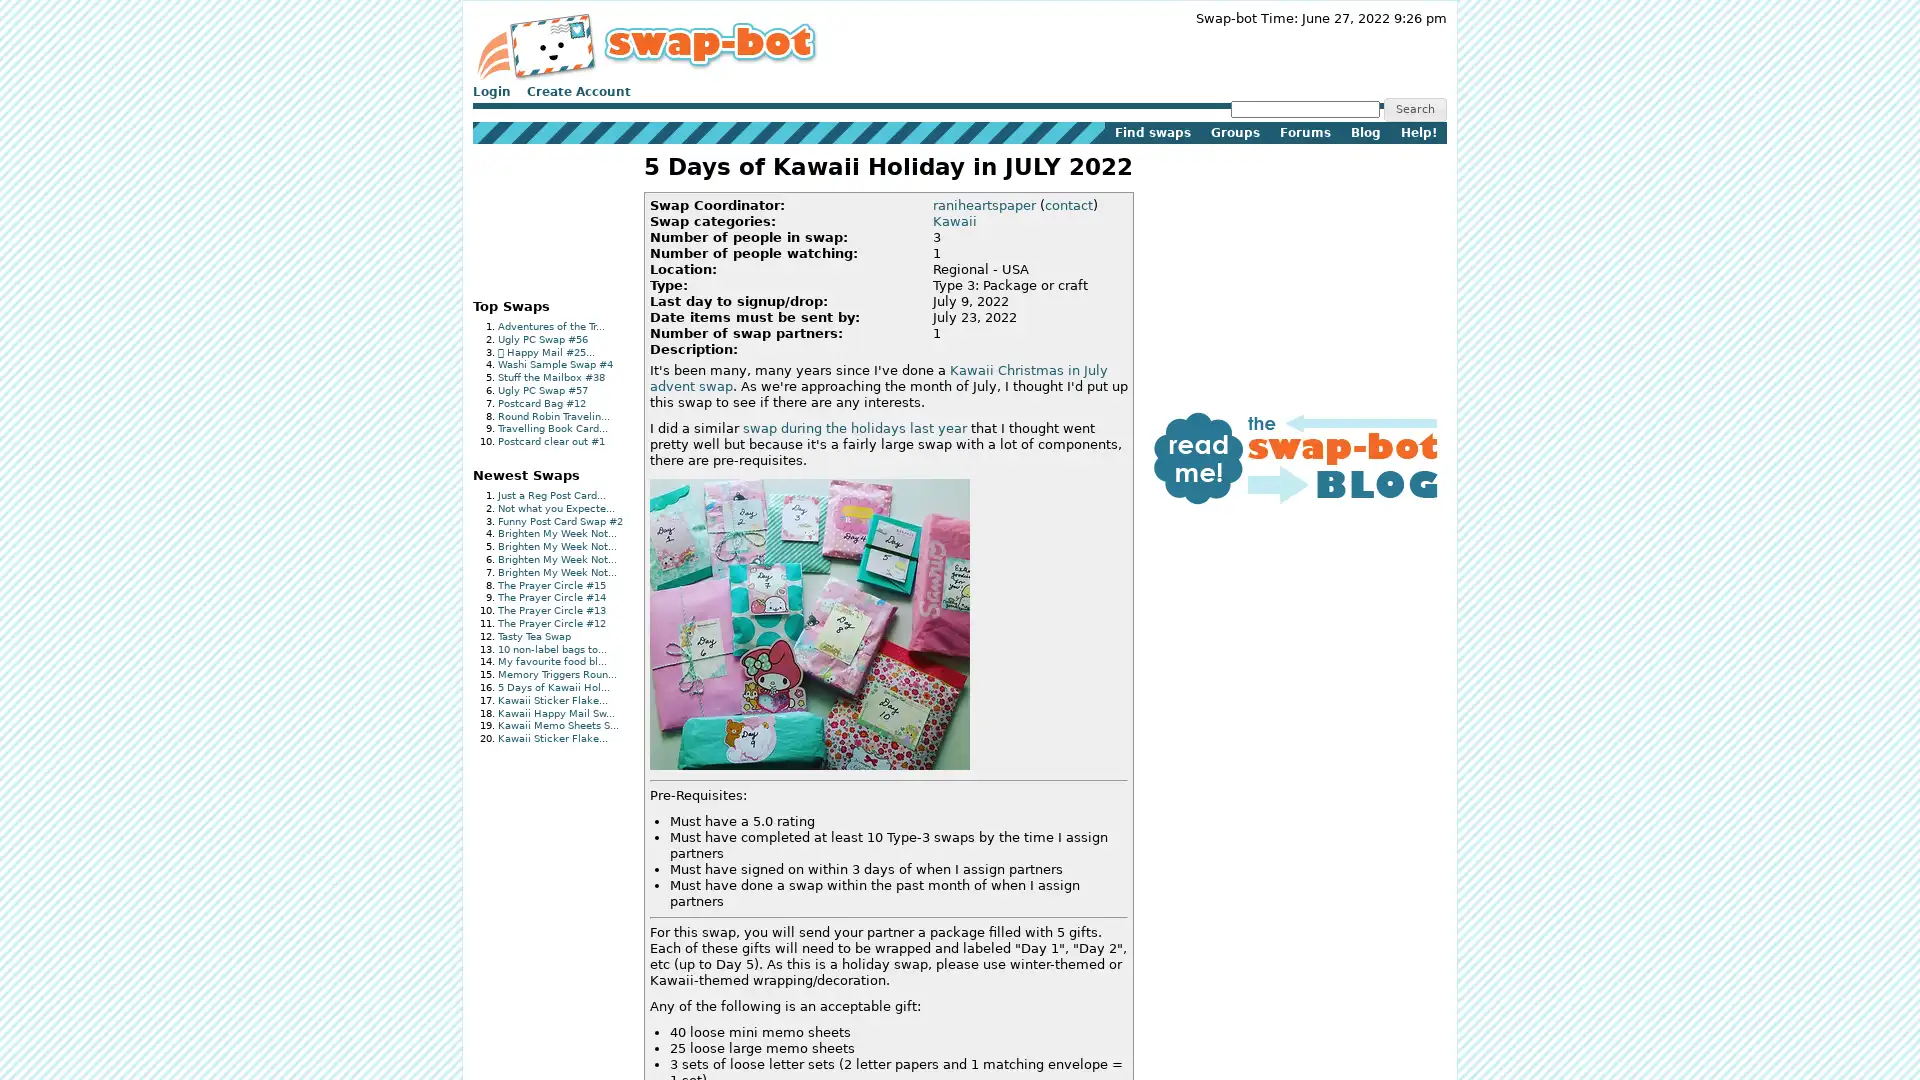 The image size is (1920, 1080). I want to click on Search, so click(1413, 109).